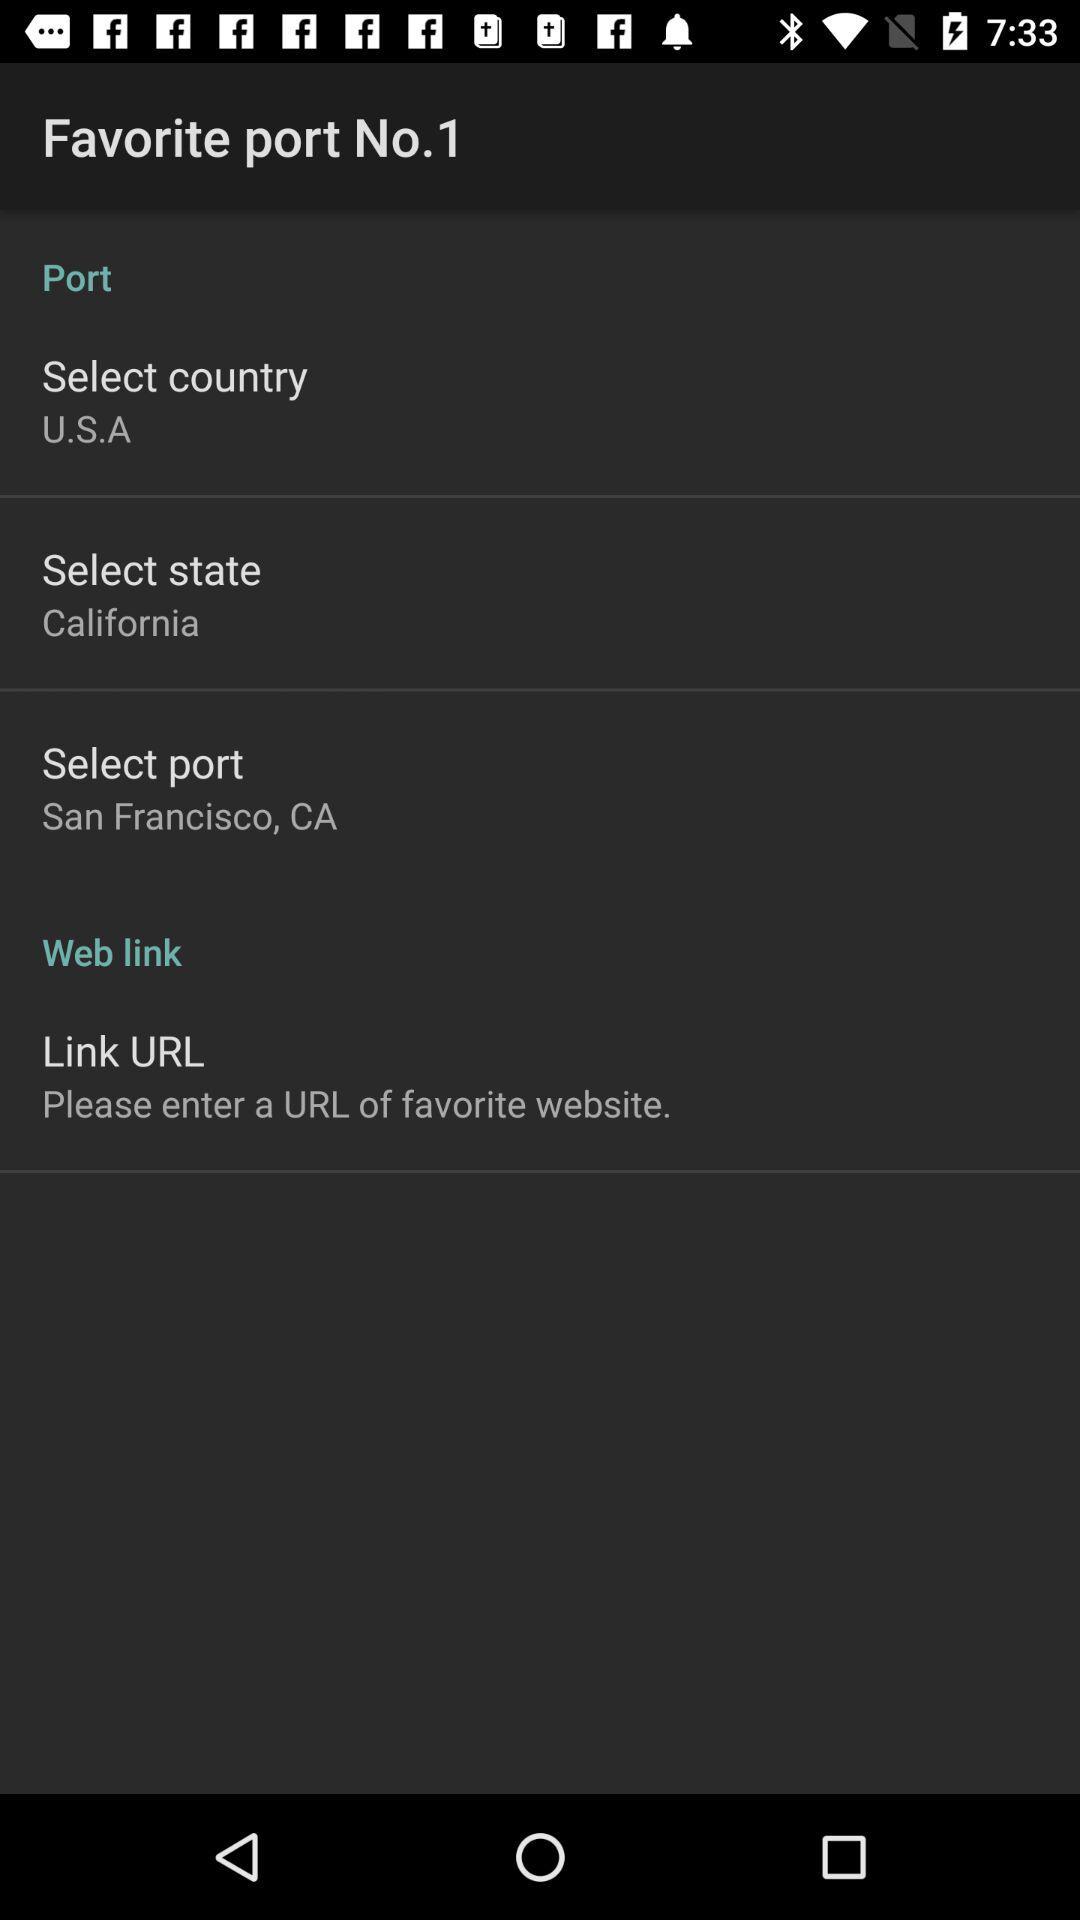  I want to click on san francisco, ca app, so click(189, 815).